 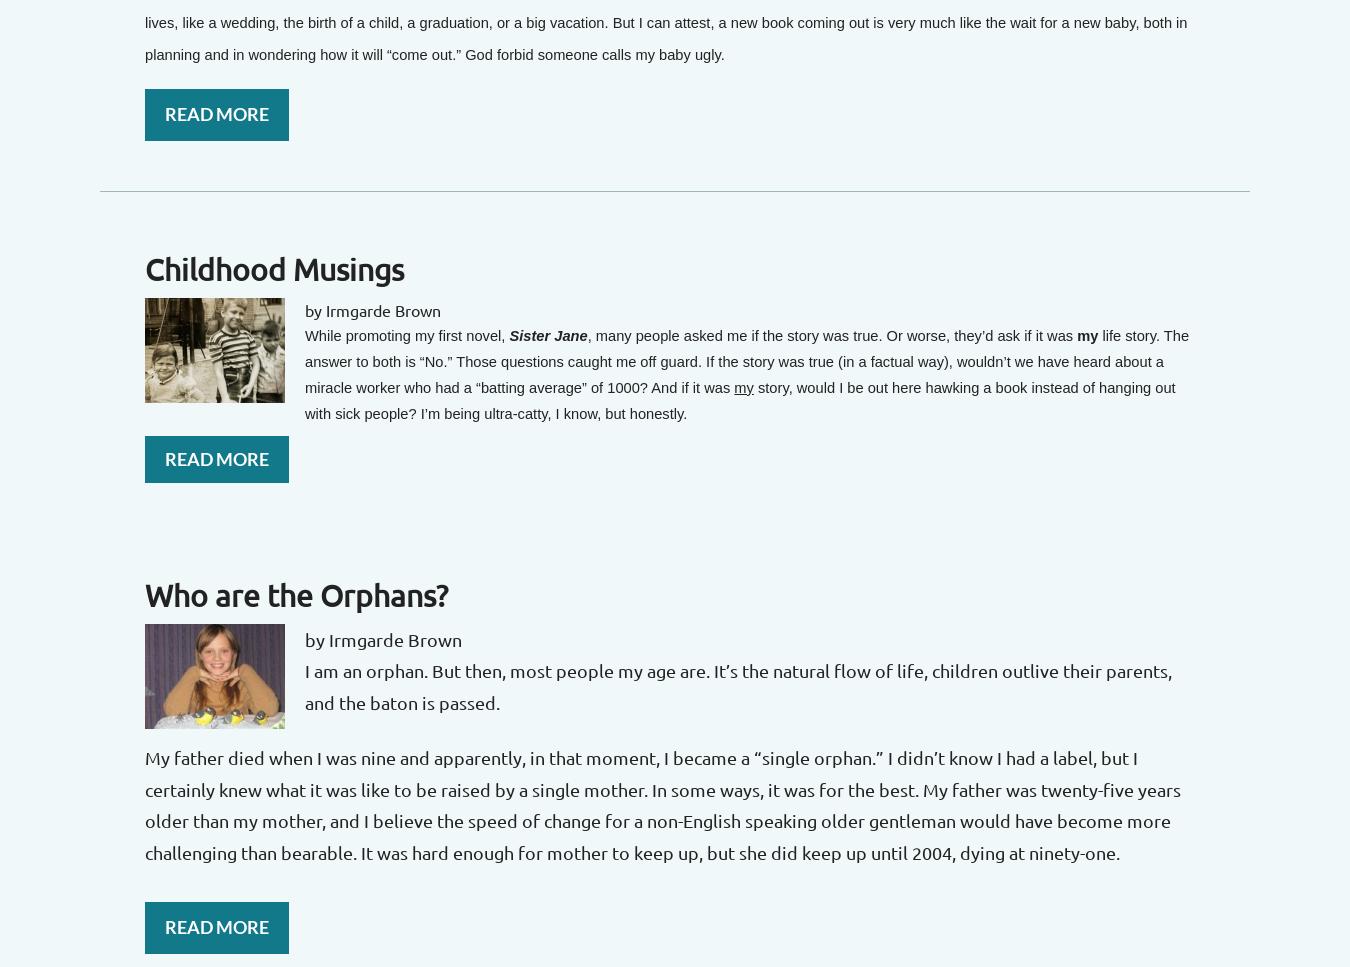 What do you see at coordinates (407, 334) in the screenshot?
I see `'While promoting my first novel,'` at bounding box center [407, 334].